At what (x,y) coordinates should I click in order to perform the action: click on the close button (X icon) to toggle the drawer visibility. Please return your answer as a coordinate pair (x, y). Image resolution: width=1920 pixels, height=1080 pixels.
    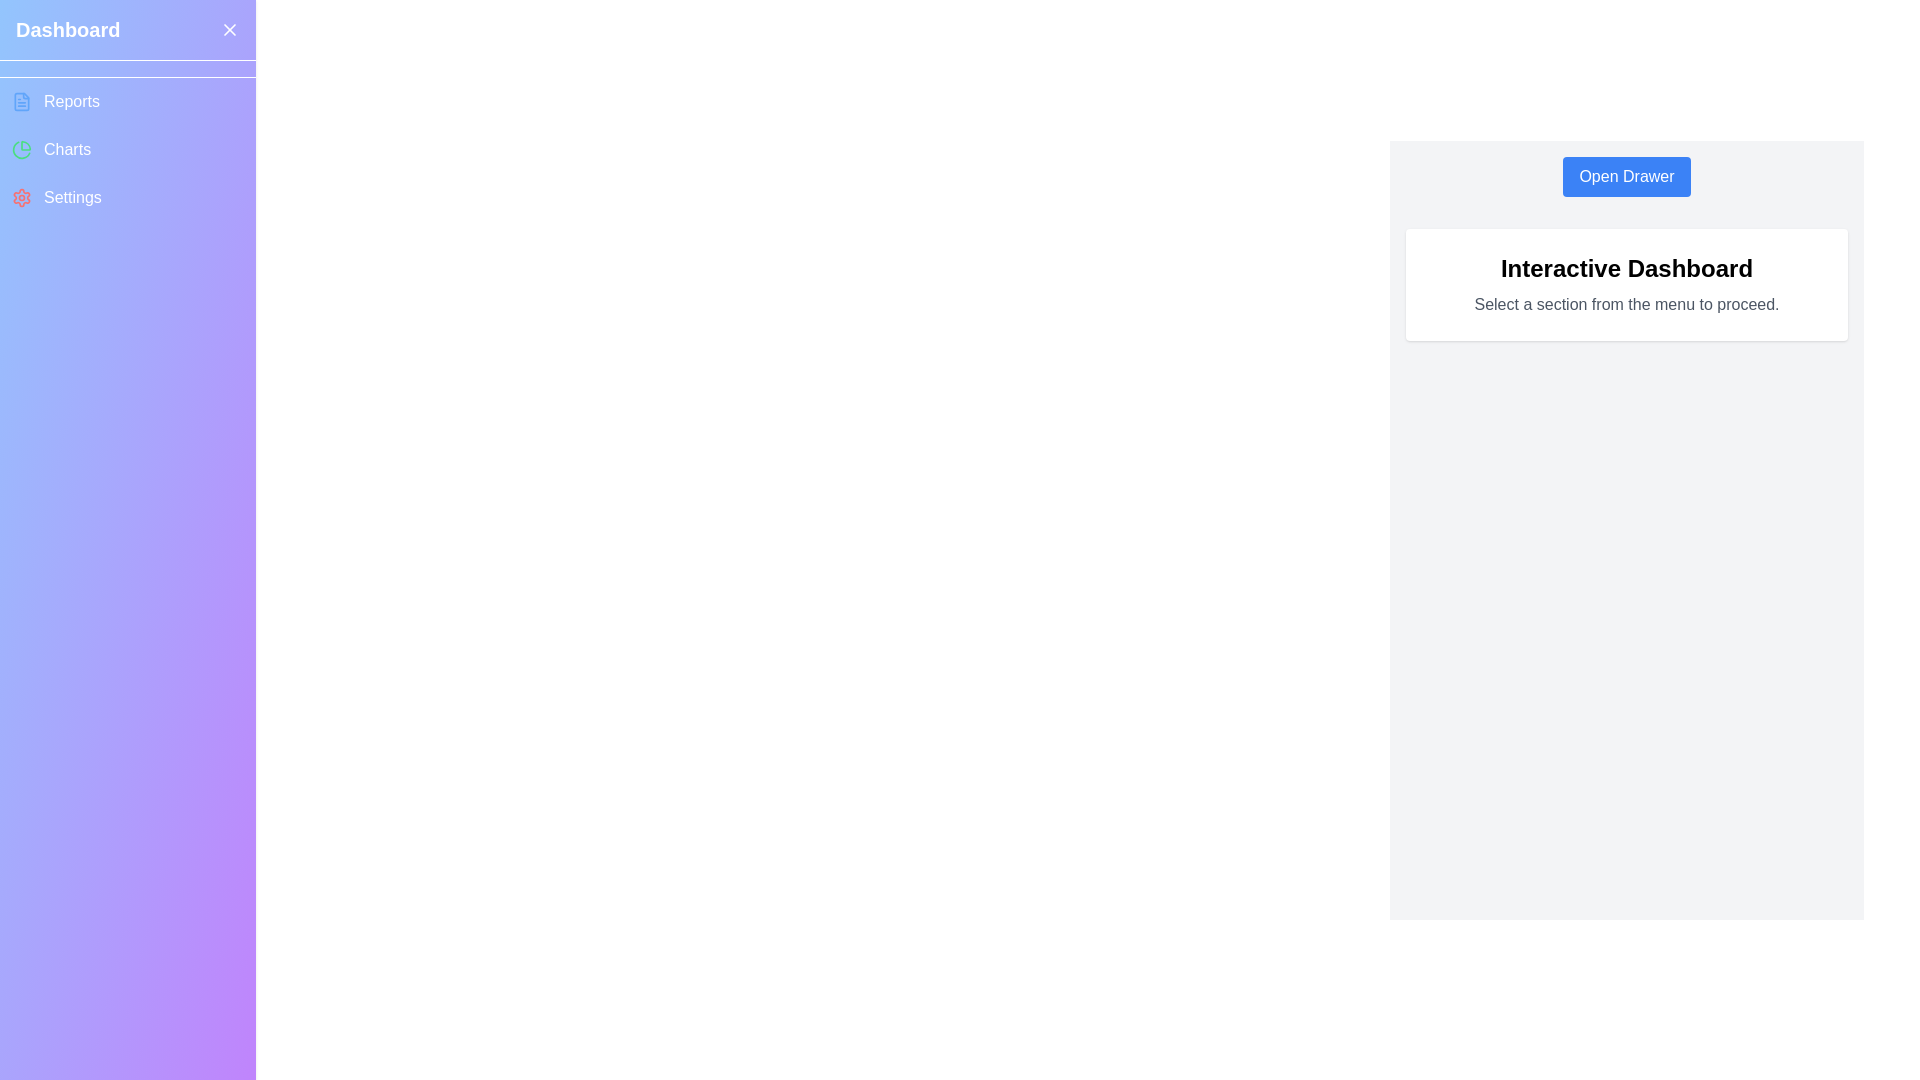
    Looking at the image, I should click on (230, 30).